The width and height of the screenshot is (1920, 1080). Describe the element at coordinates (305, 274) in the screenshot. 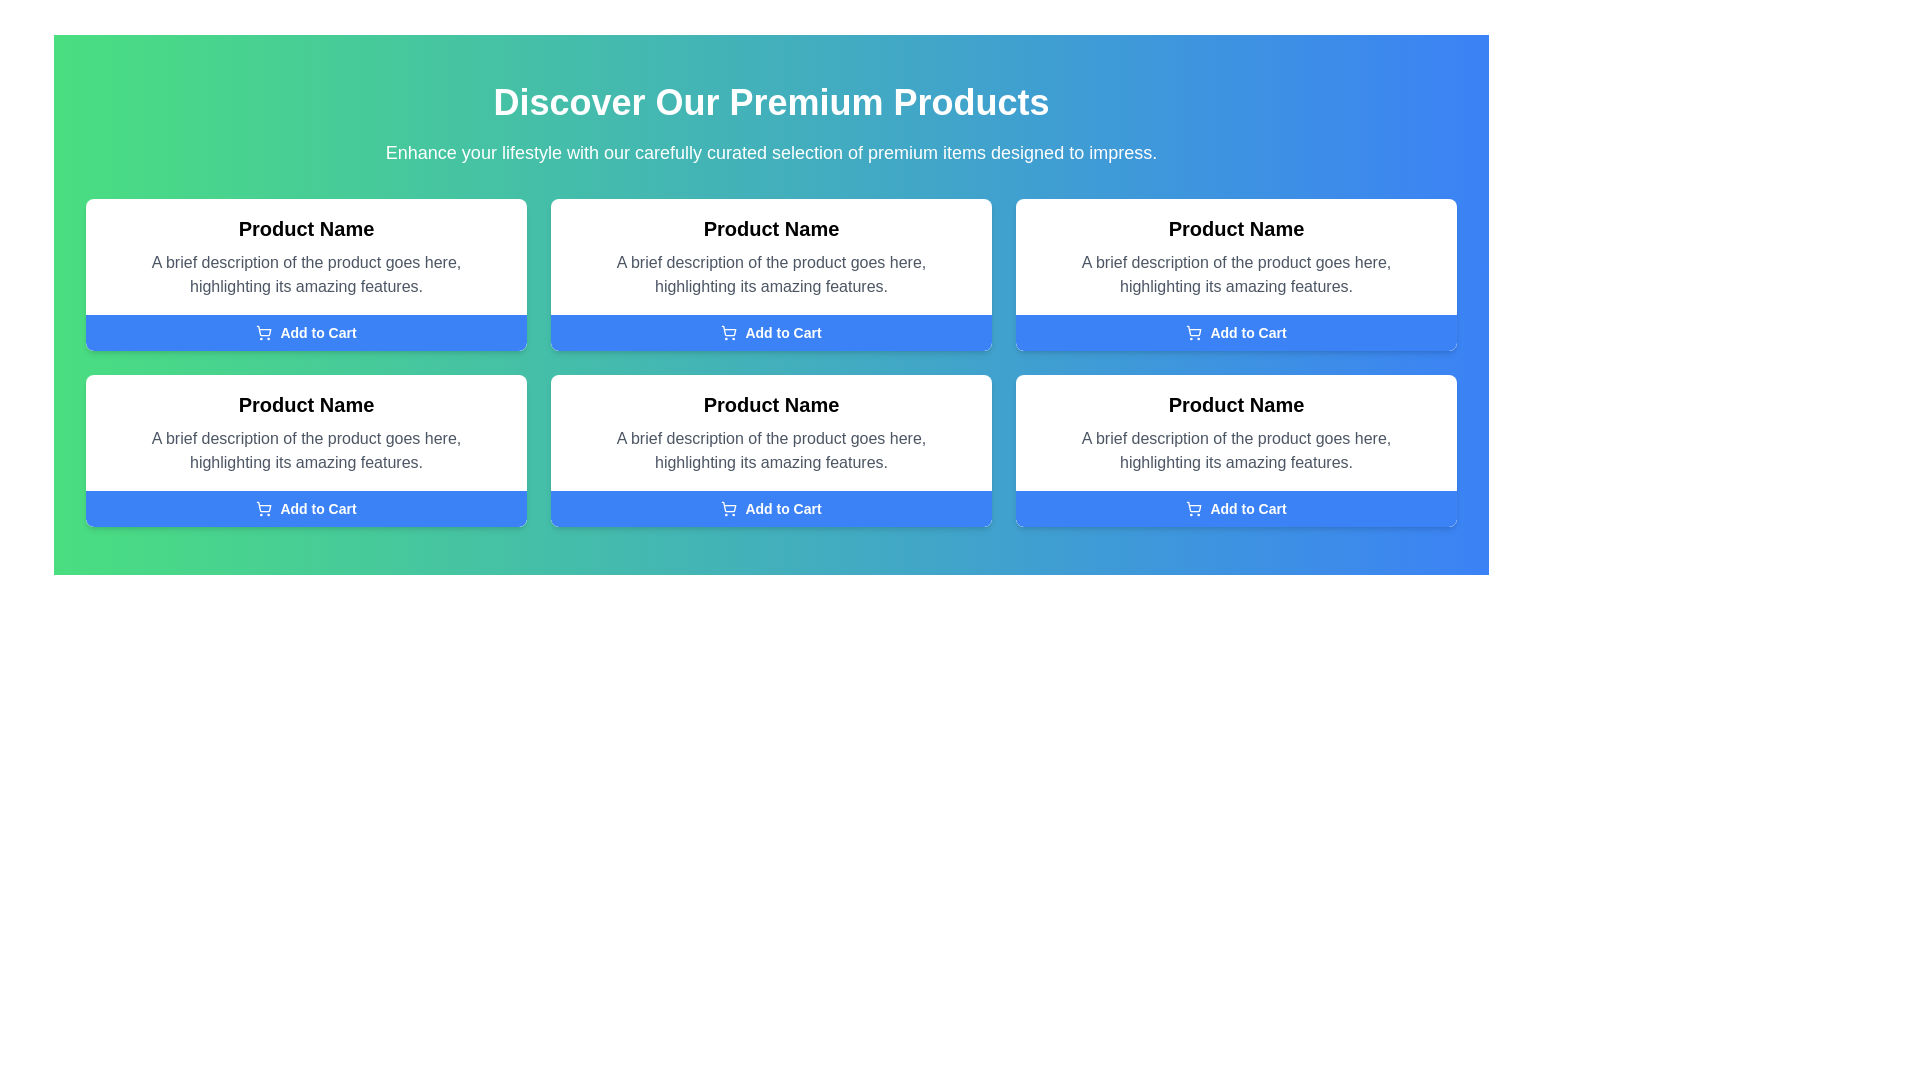

I see `the product description text located in the first product card, directly below the product name text` at that location.